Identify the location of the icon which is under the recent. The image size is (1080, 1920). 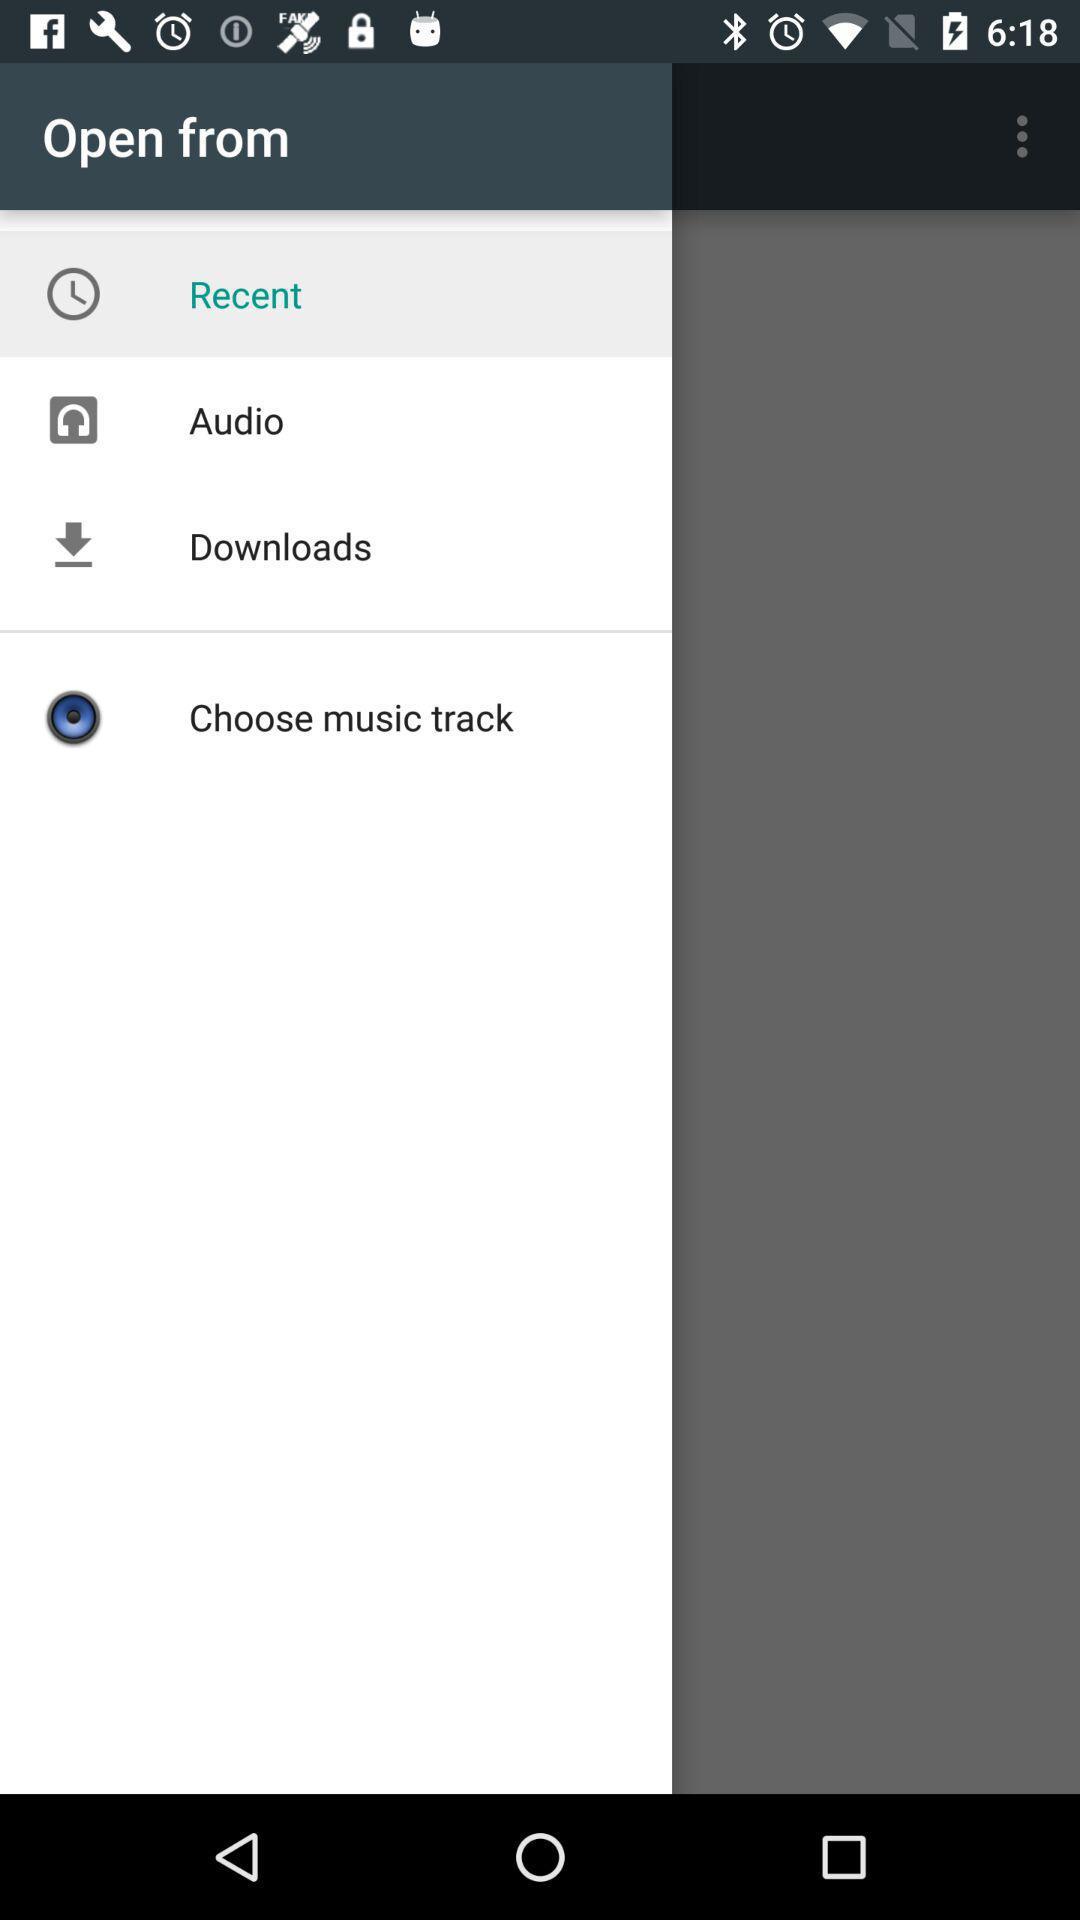
(72, 419).